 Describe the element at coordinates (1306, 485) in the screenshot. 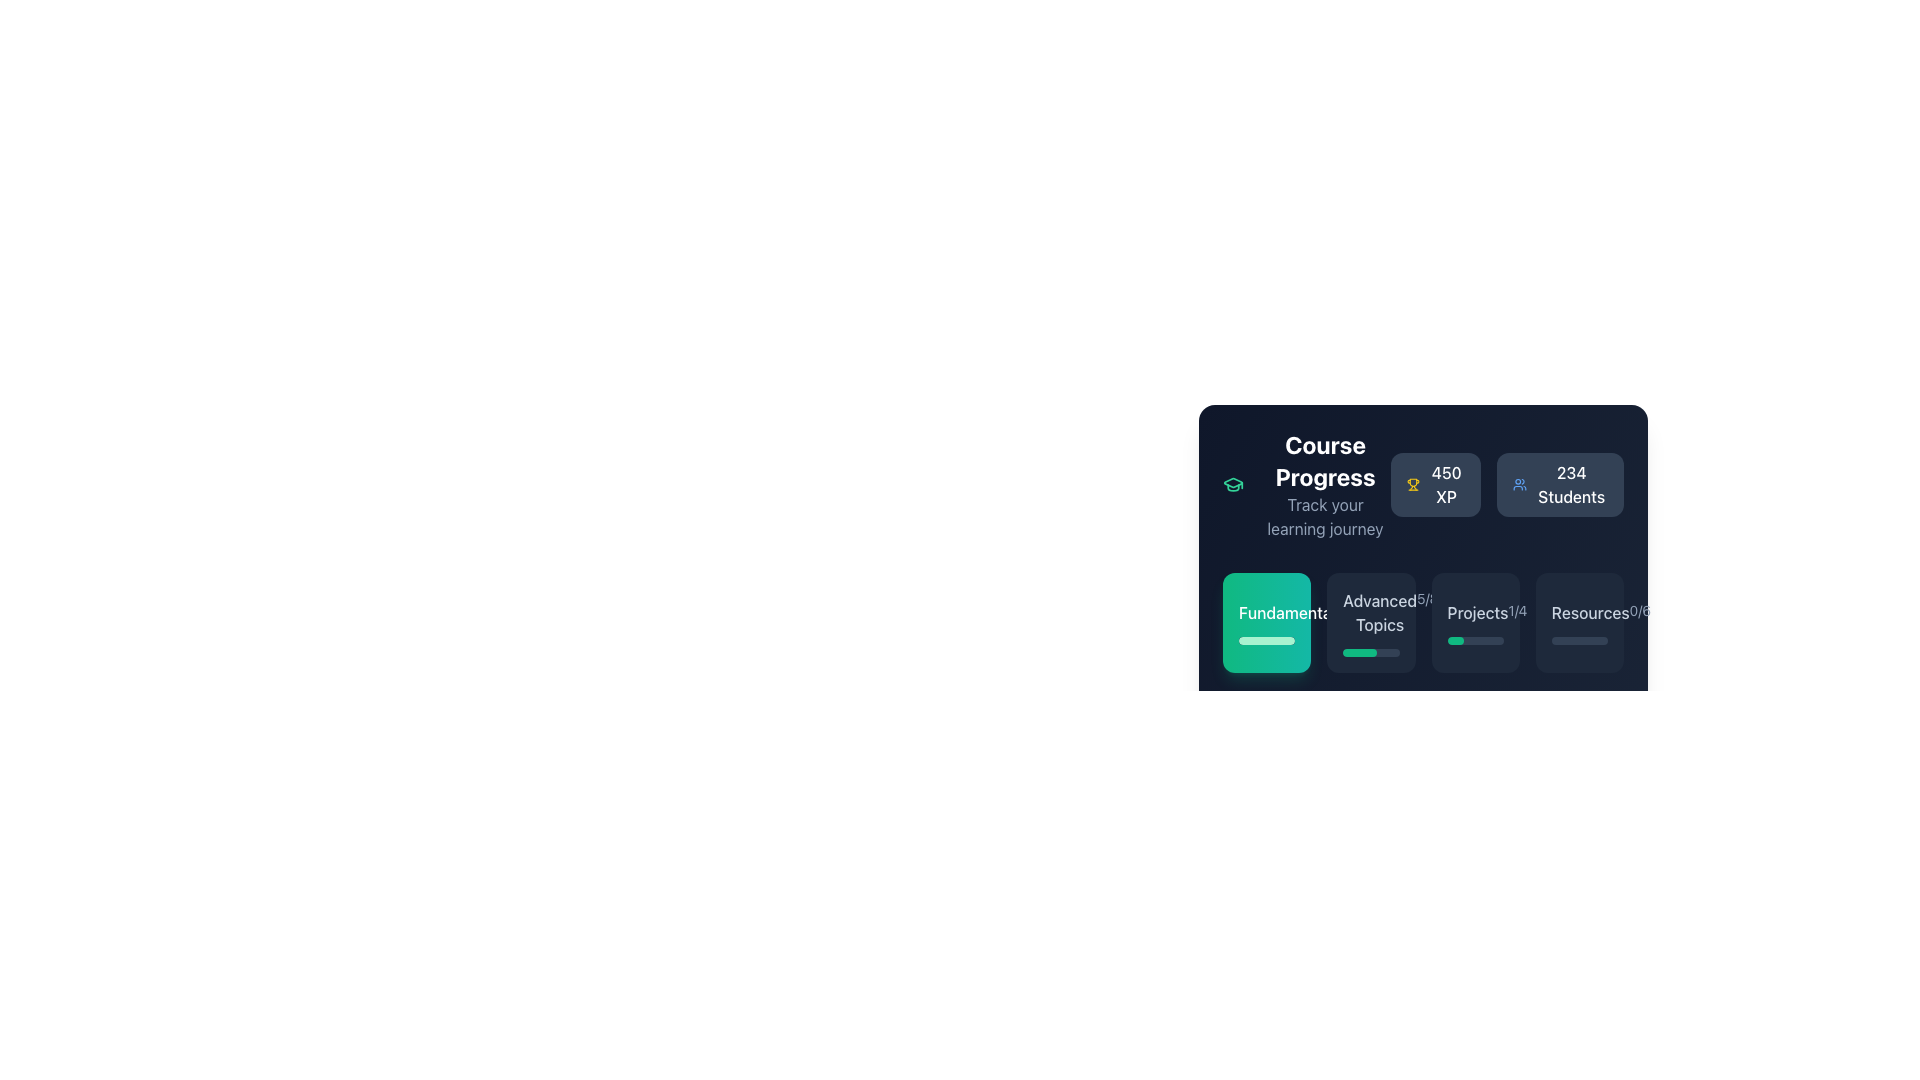

I see `information from the section header that provides an overview of the user's course progress, including the motivational subtitle` at that location.